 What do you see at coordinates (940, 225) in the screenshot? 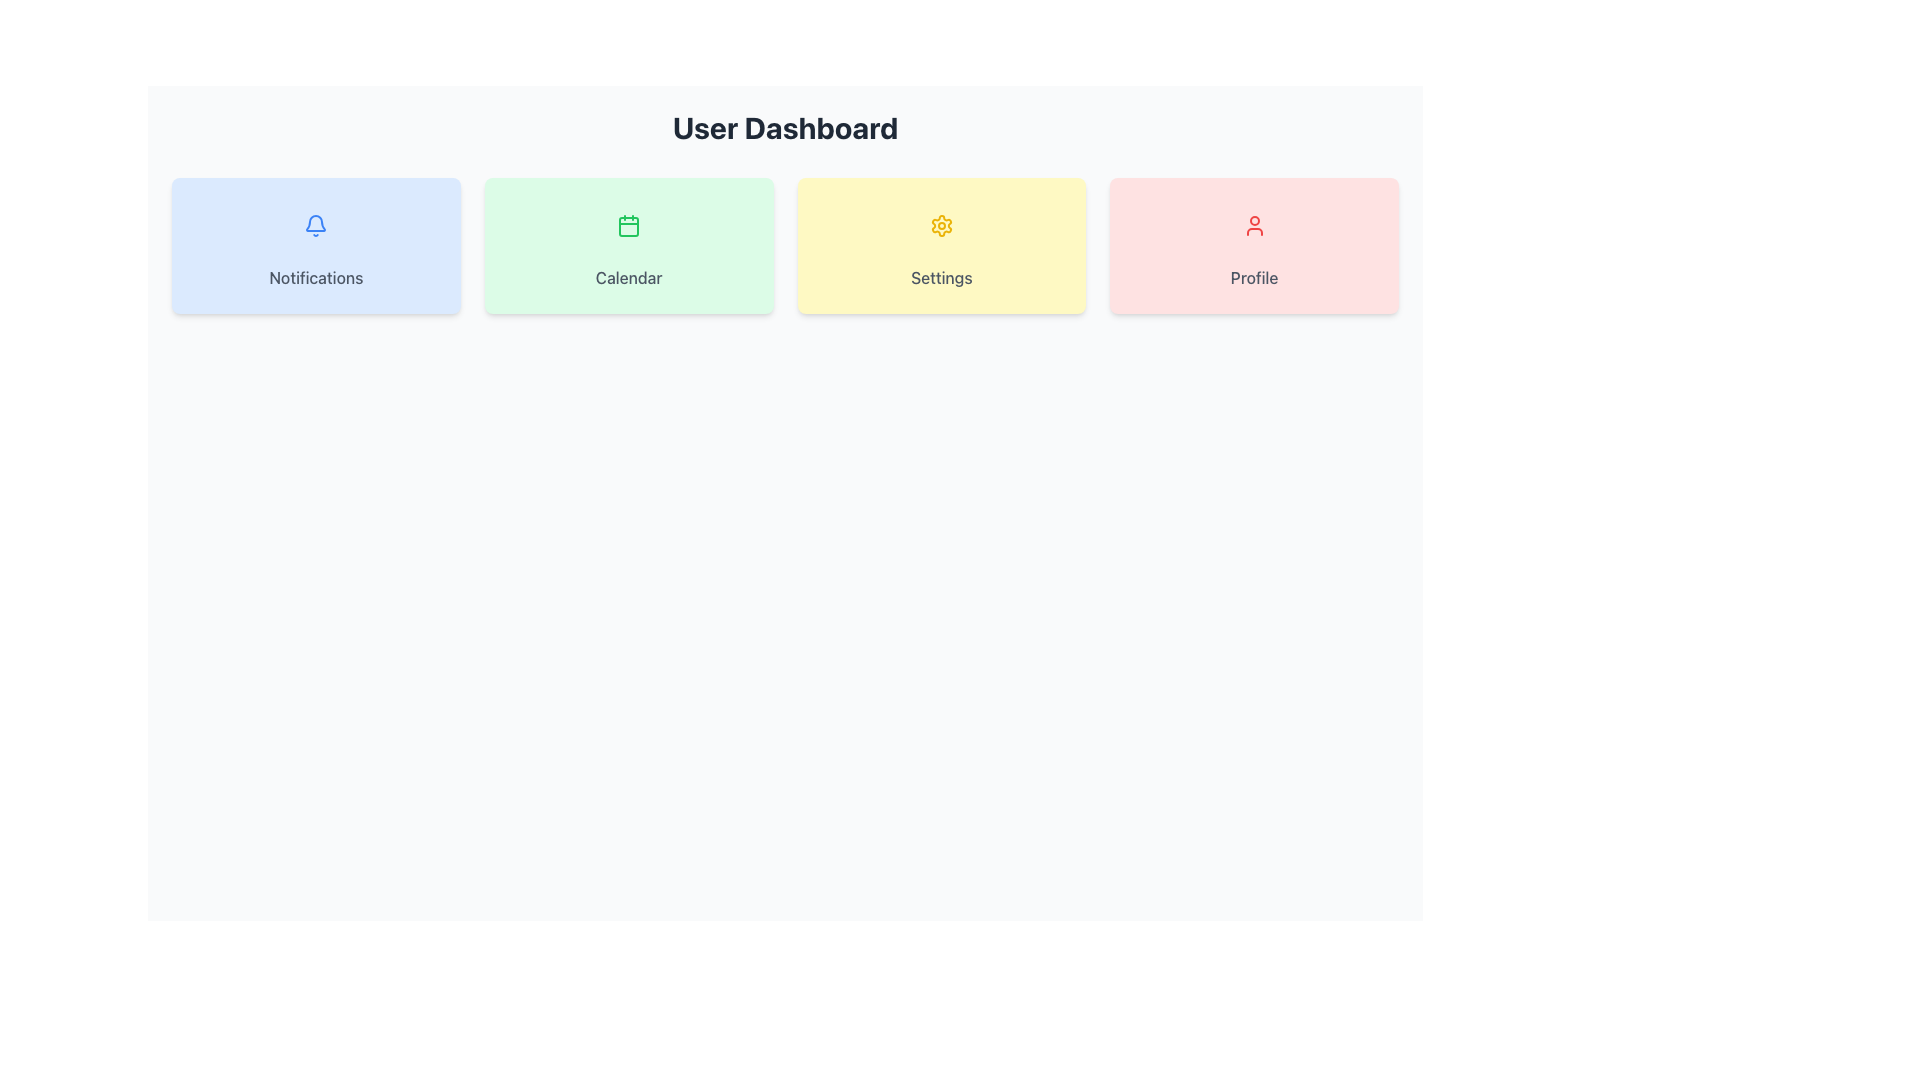
I see `the gear icon representing settings functionality, which is styled in yellow and located centrally within the 'Settings' card` at bounding box center [940, 225].